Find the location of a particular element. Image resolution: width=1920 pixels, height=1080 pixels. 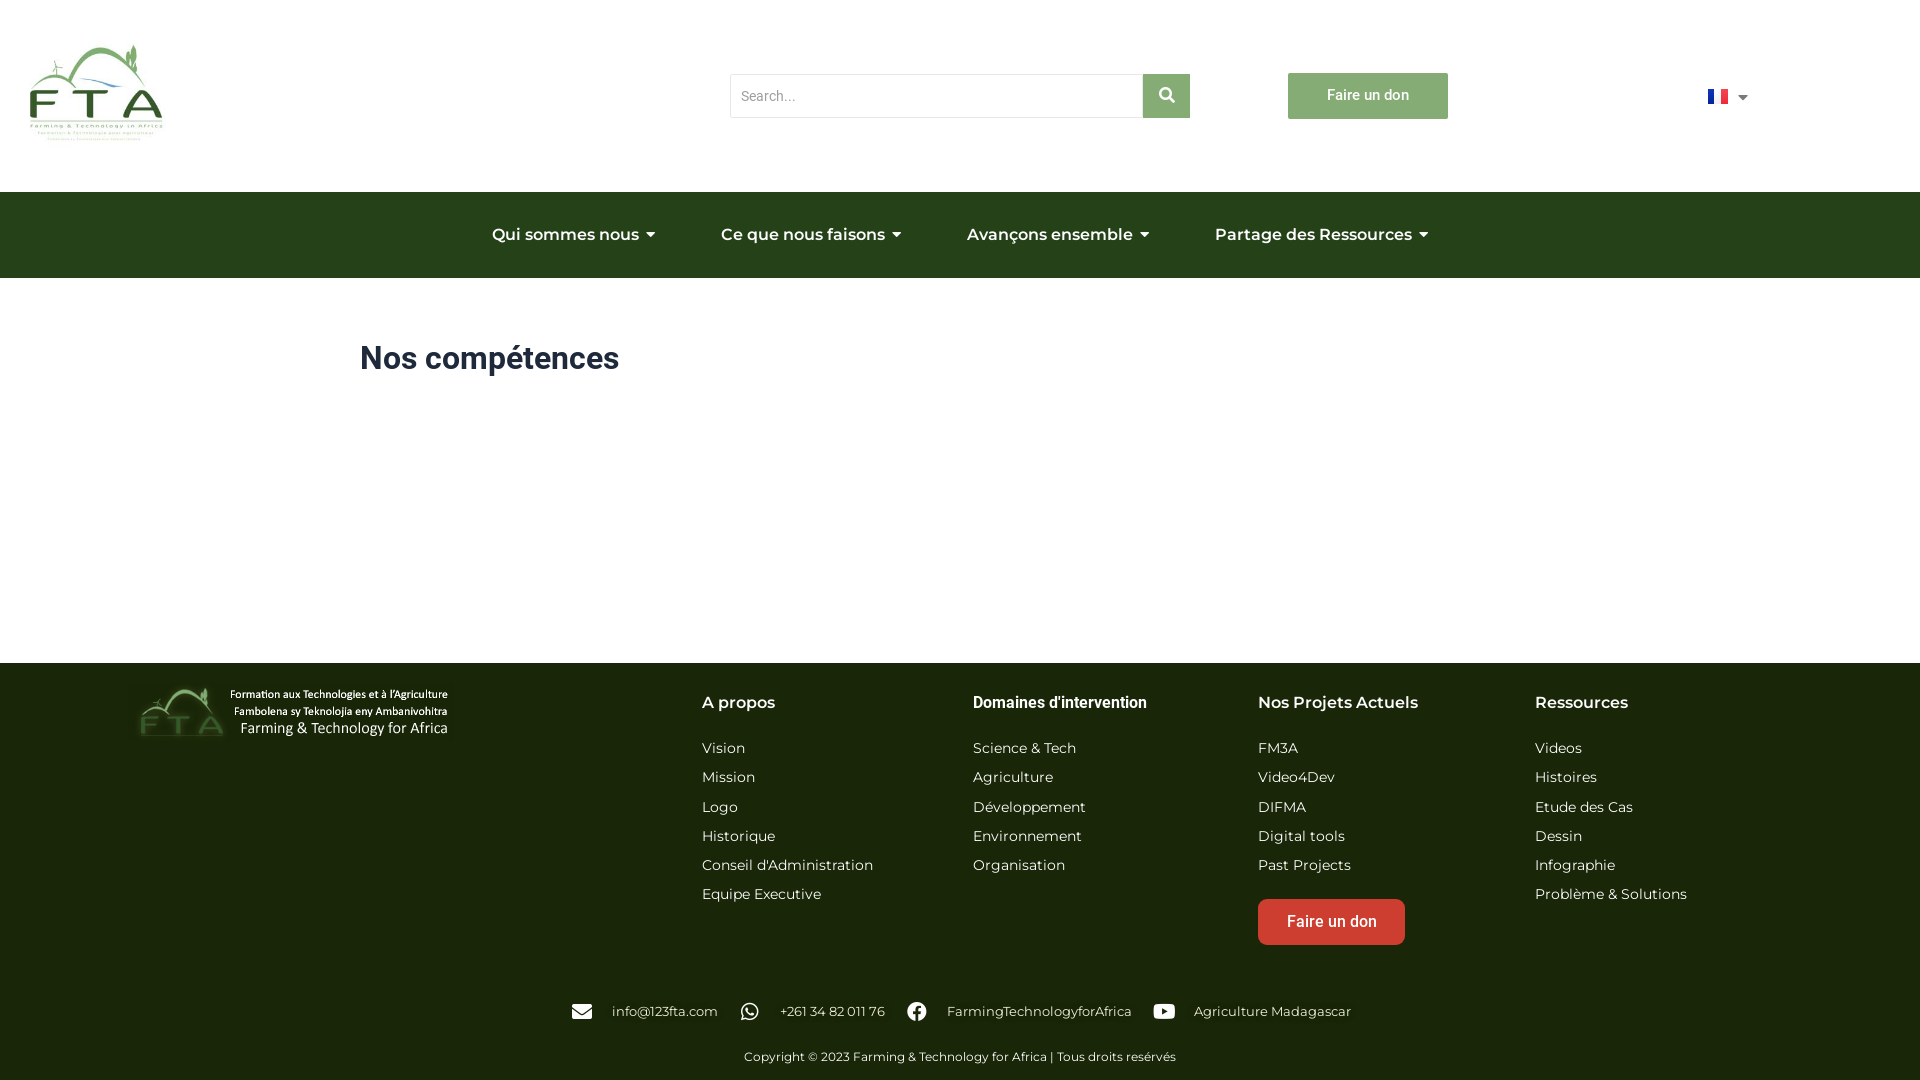

'Past Projects' is located at coordinates (1304, 865).